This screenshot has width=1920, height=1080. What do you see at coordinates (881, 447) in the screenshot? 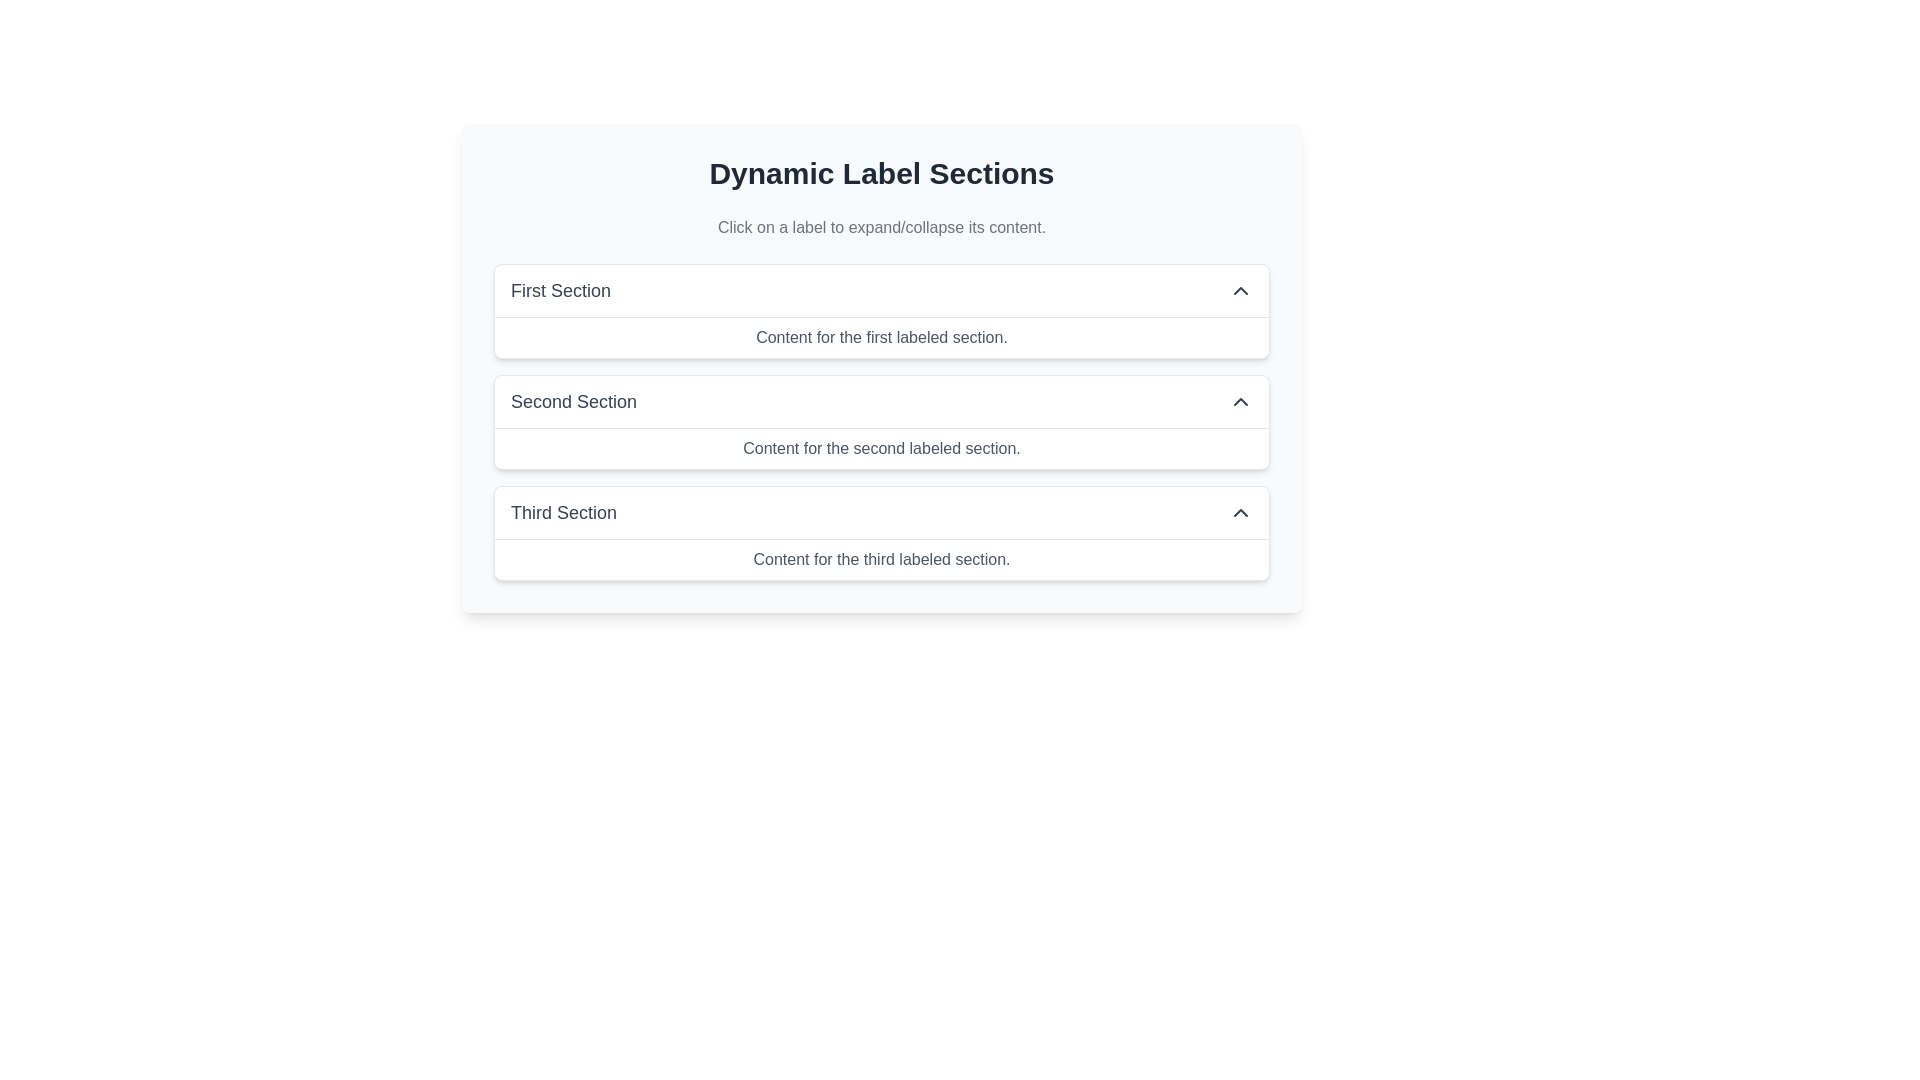
I see `the static text displaying content related to the 'Second Section', which is located below the section title and chevron icon in the middle card` at bounding box center [881, 447].